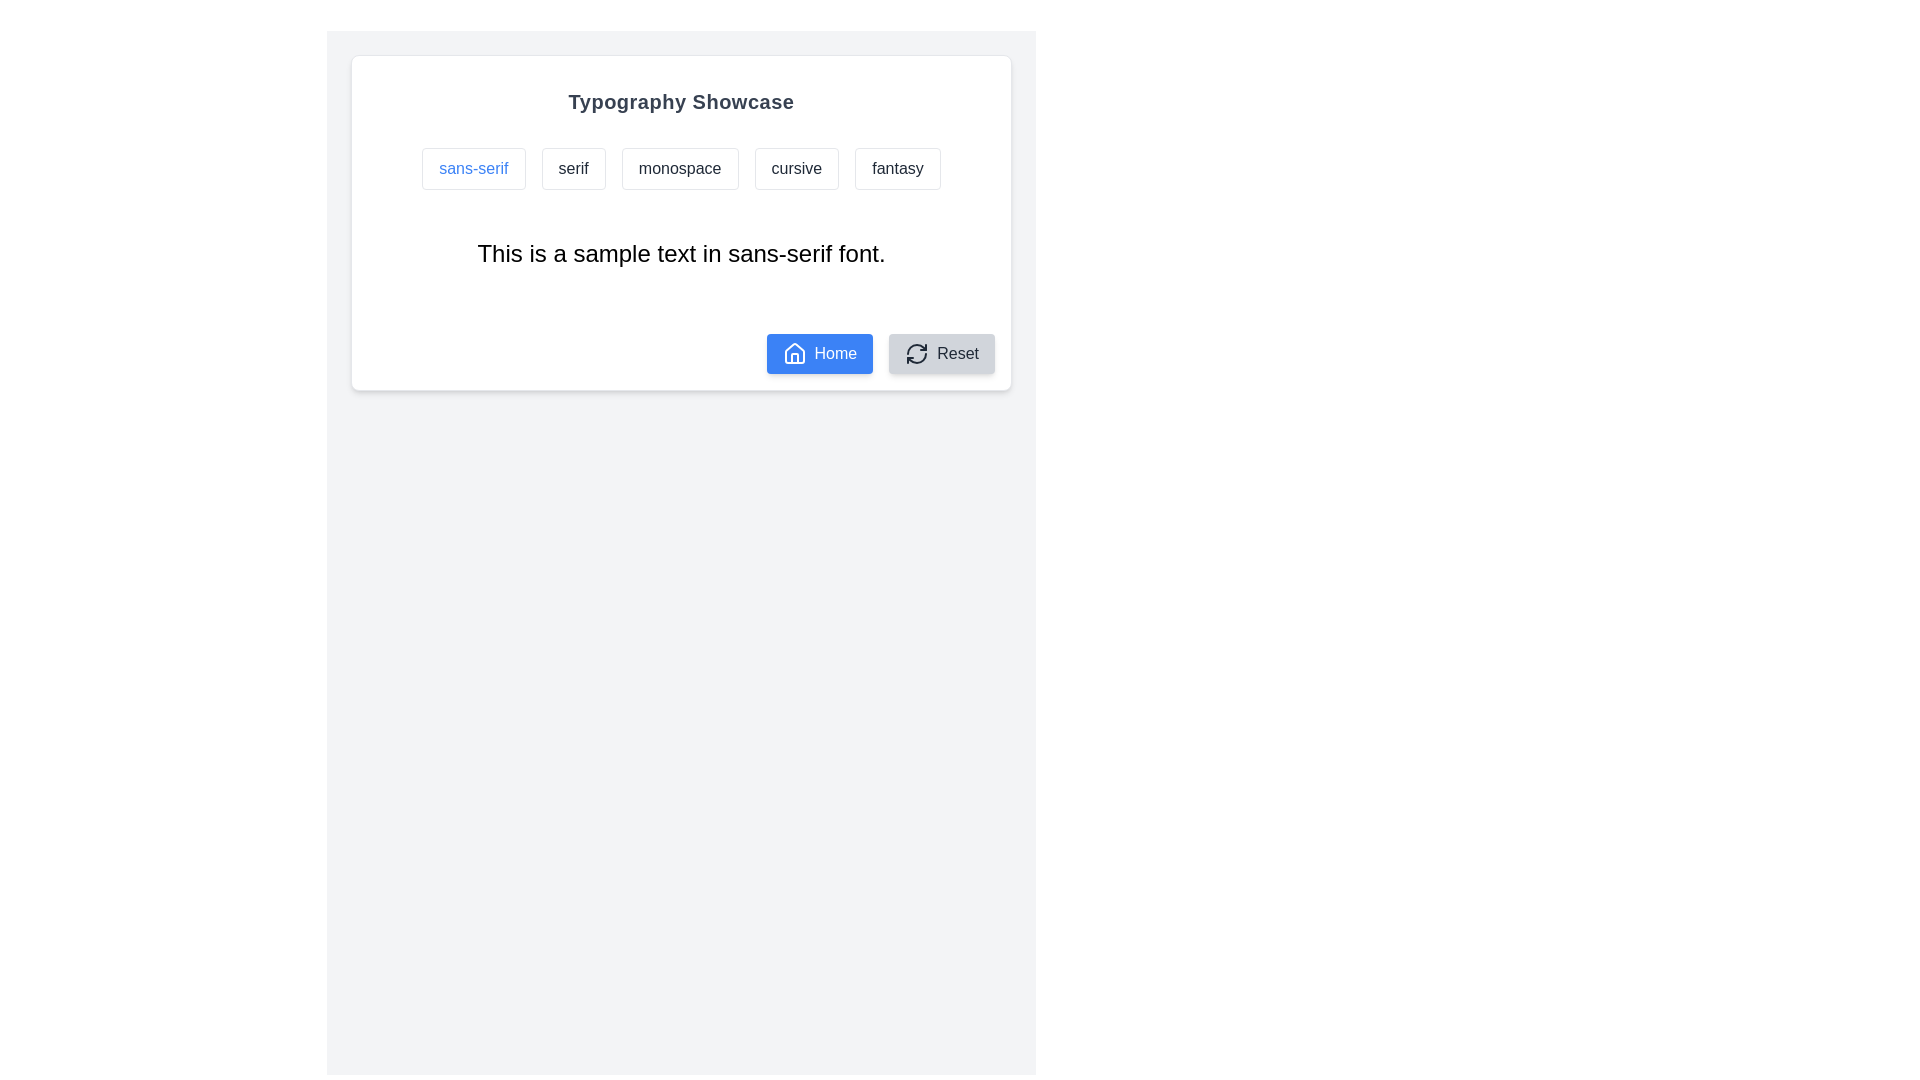 The width and height of the screenshot is (1920, 1080). What do you see at coordinates (795, 168) in the screenshot?
I see `the fourth button in the font selection interface` at bounding box center [795, 168].